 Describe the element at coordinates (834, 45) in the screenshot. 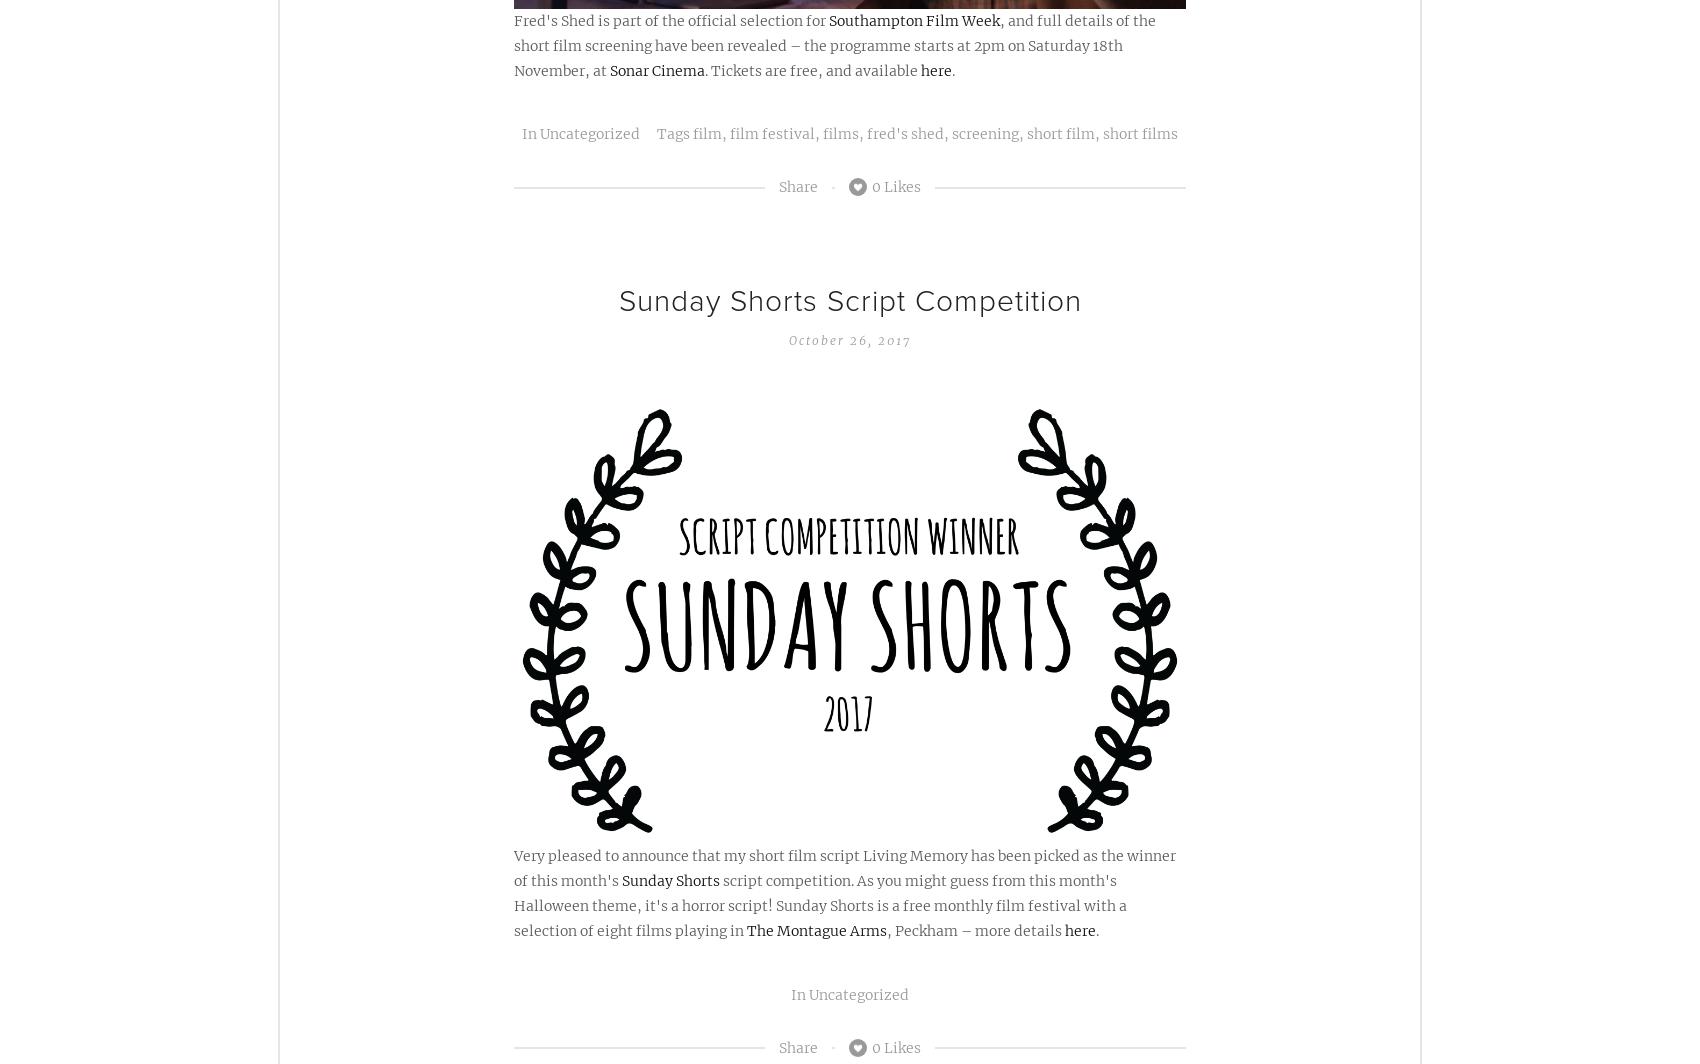

I see `', and full details of the short film screening have been revealed – the programme starts at 2pm on Saturday 18th November, at'` at that location.